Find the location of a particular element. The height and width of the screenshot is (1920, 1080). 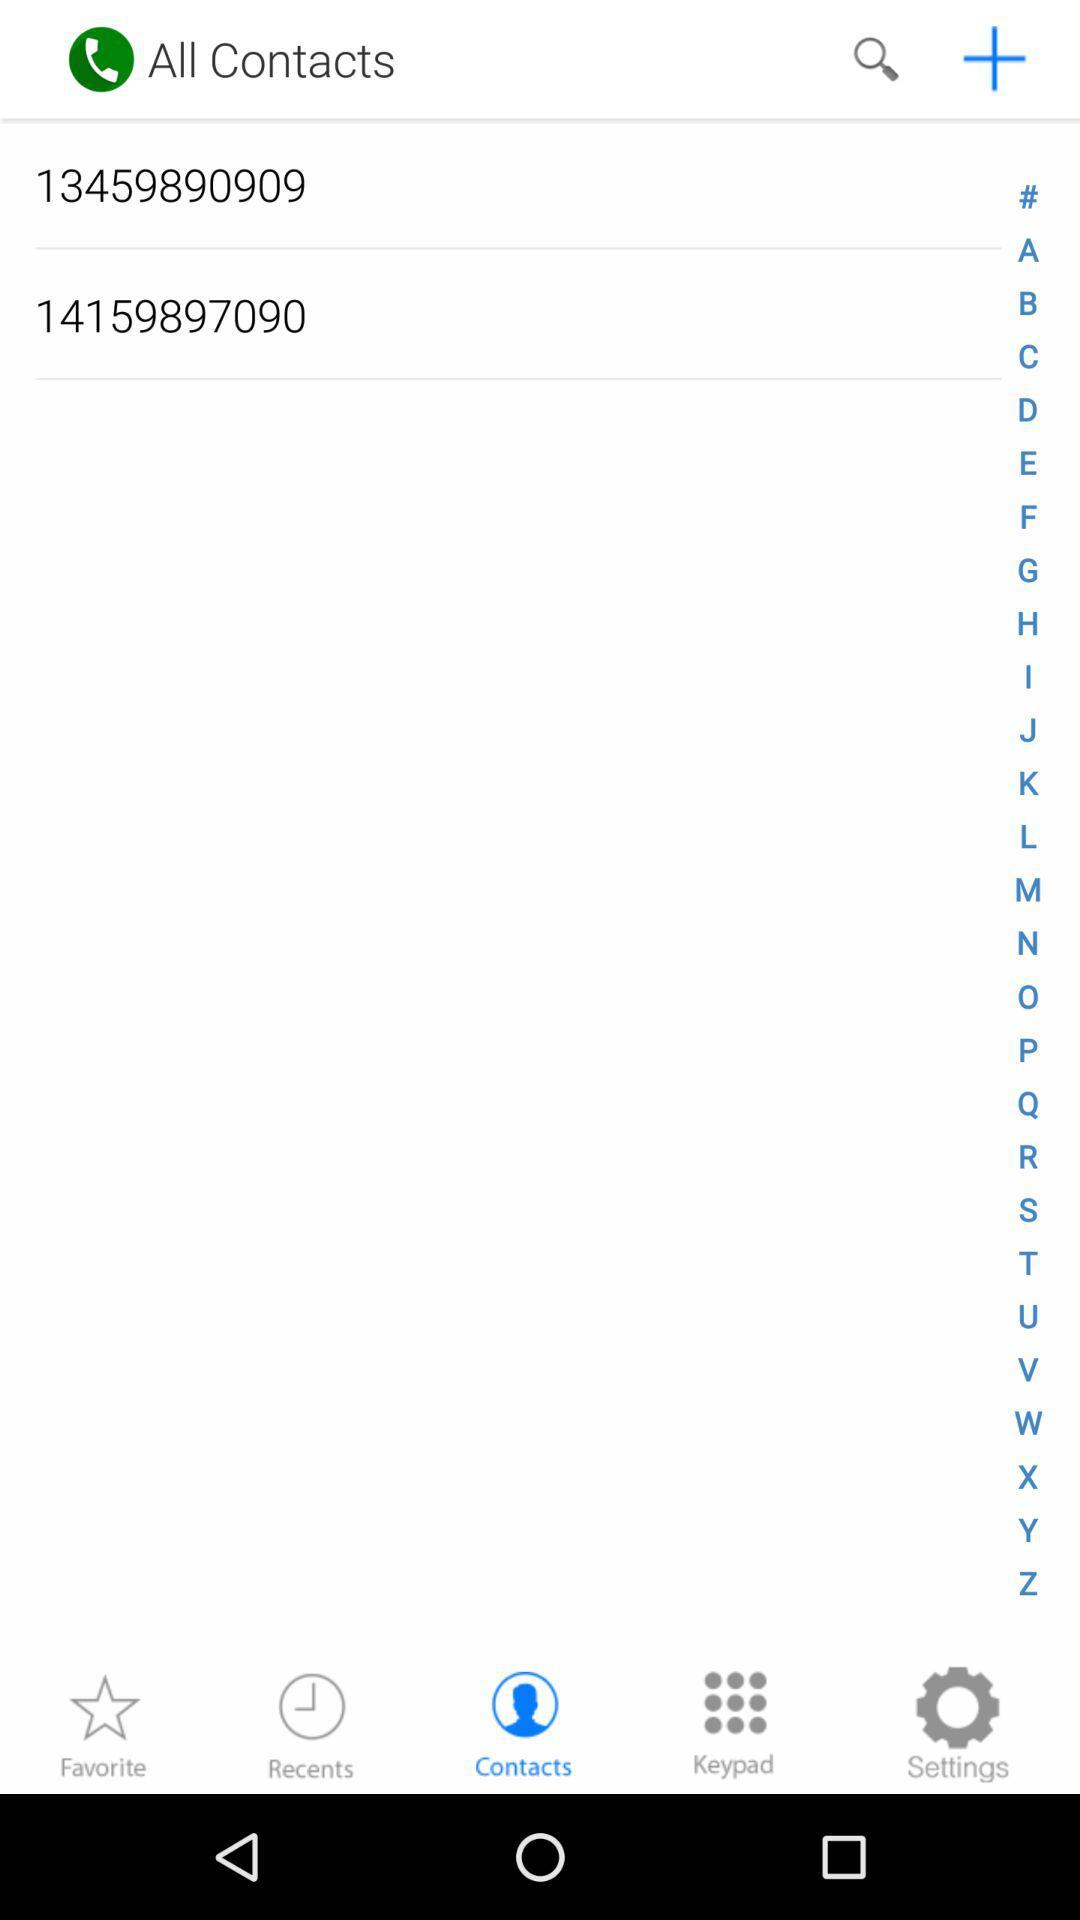

contacts is located at coordinates (523, 1723).